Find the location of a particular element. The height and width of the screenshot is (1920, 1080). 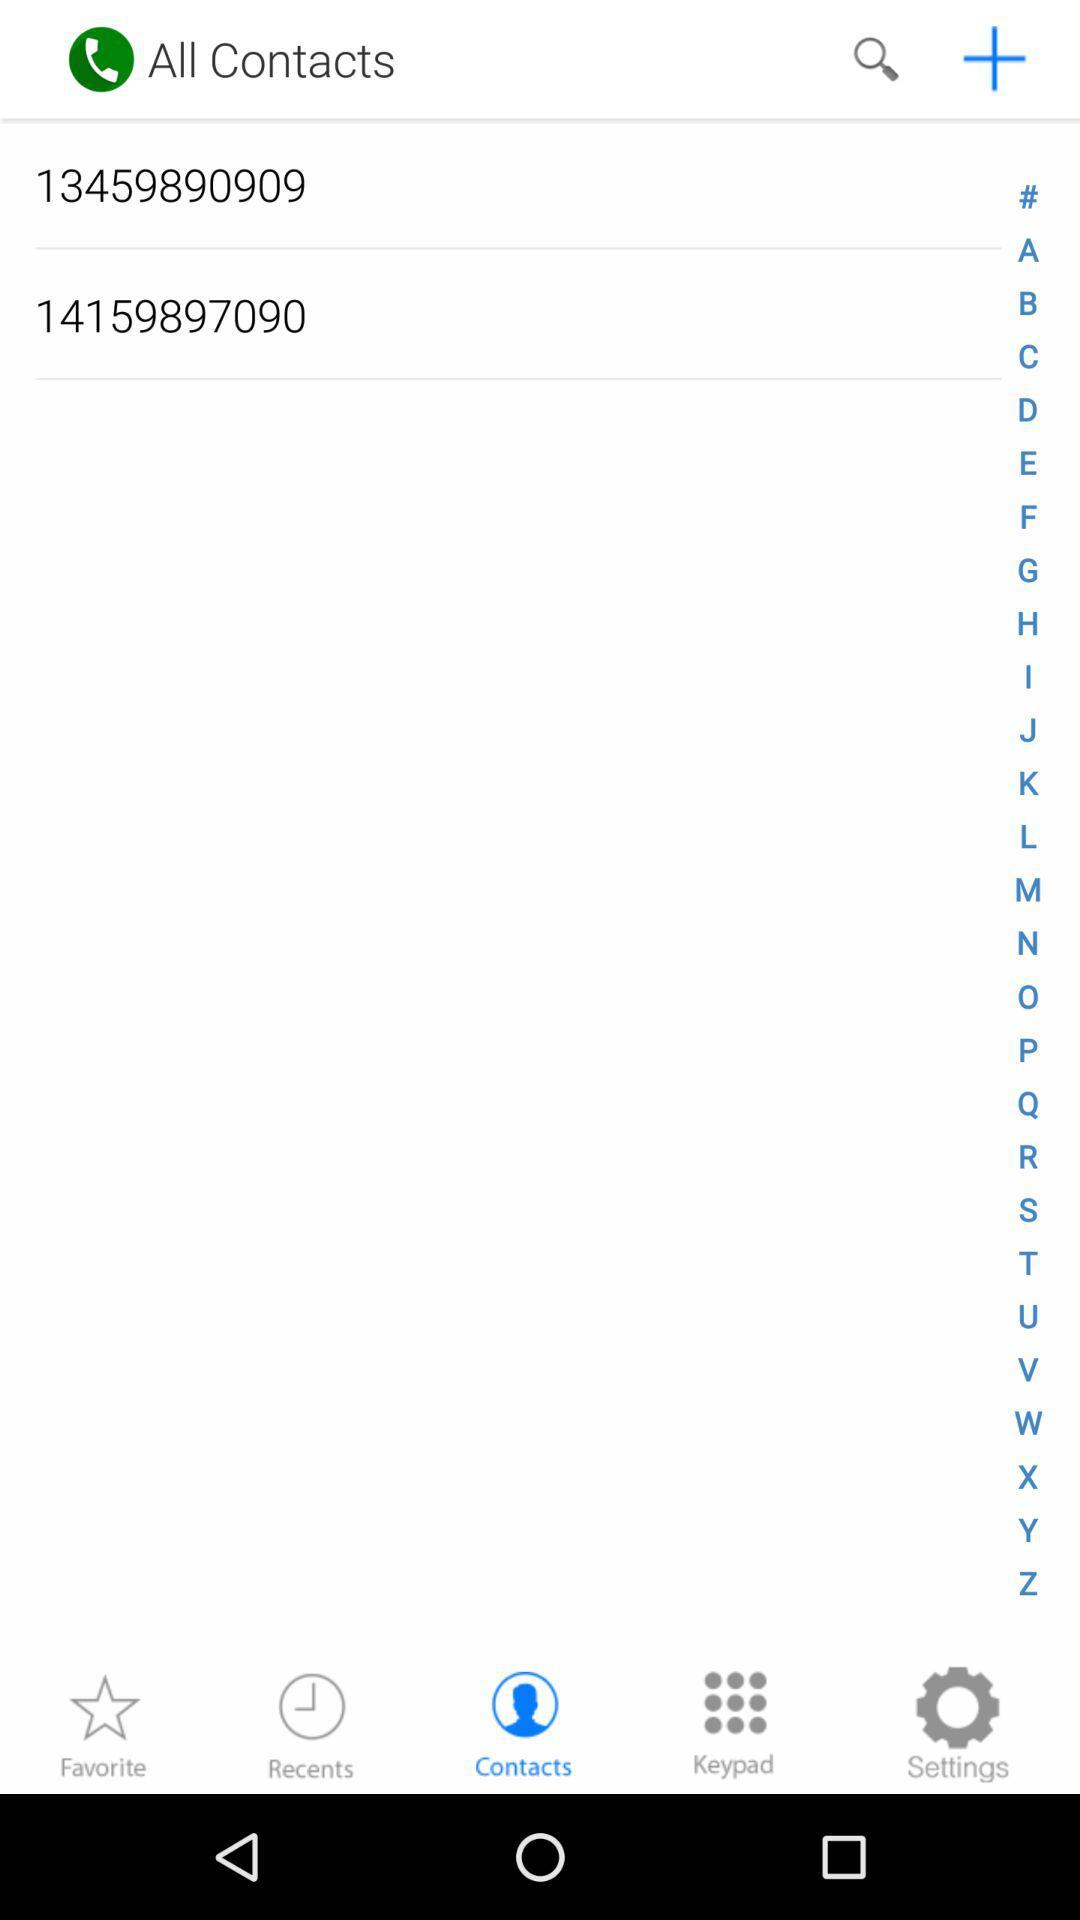

contacts is located at coordinates (523, 1723).